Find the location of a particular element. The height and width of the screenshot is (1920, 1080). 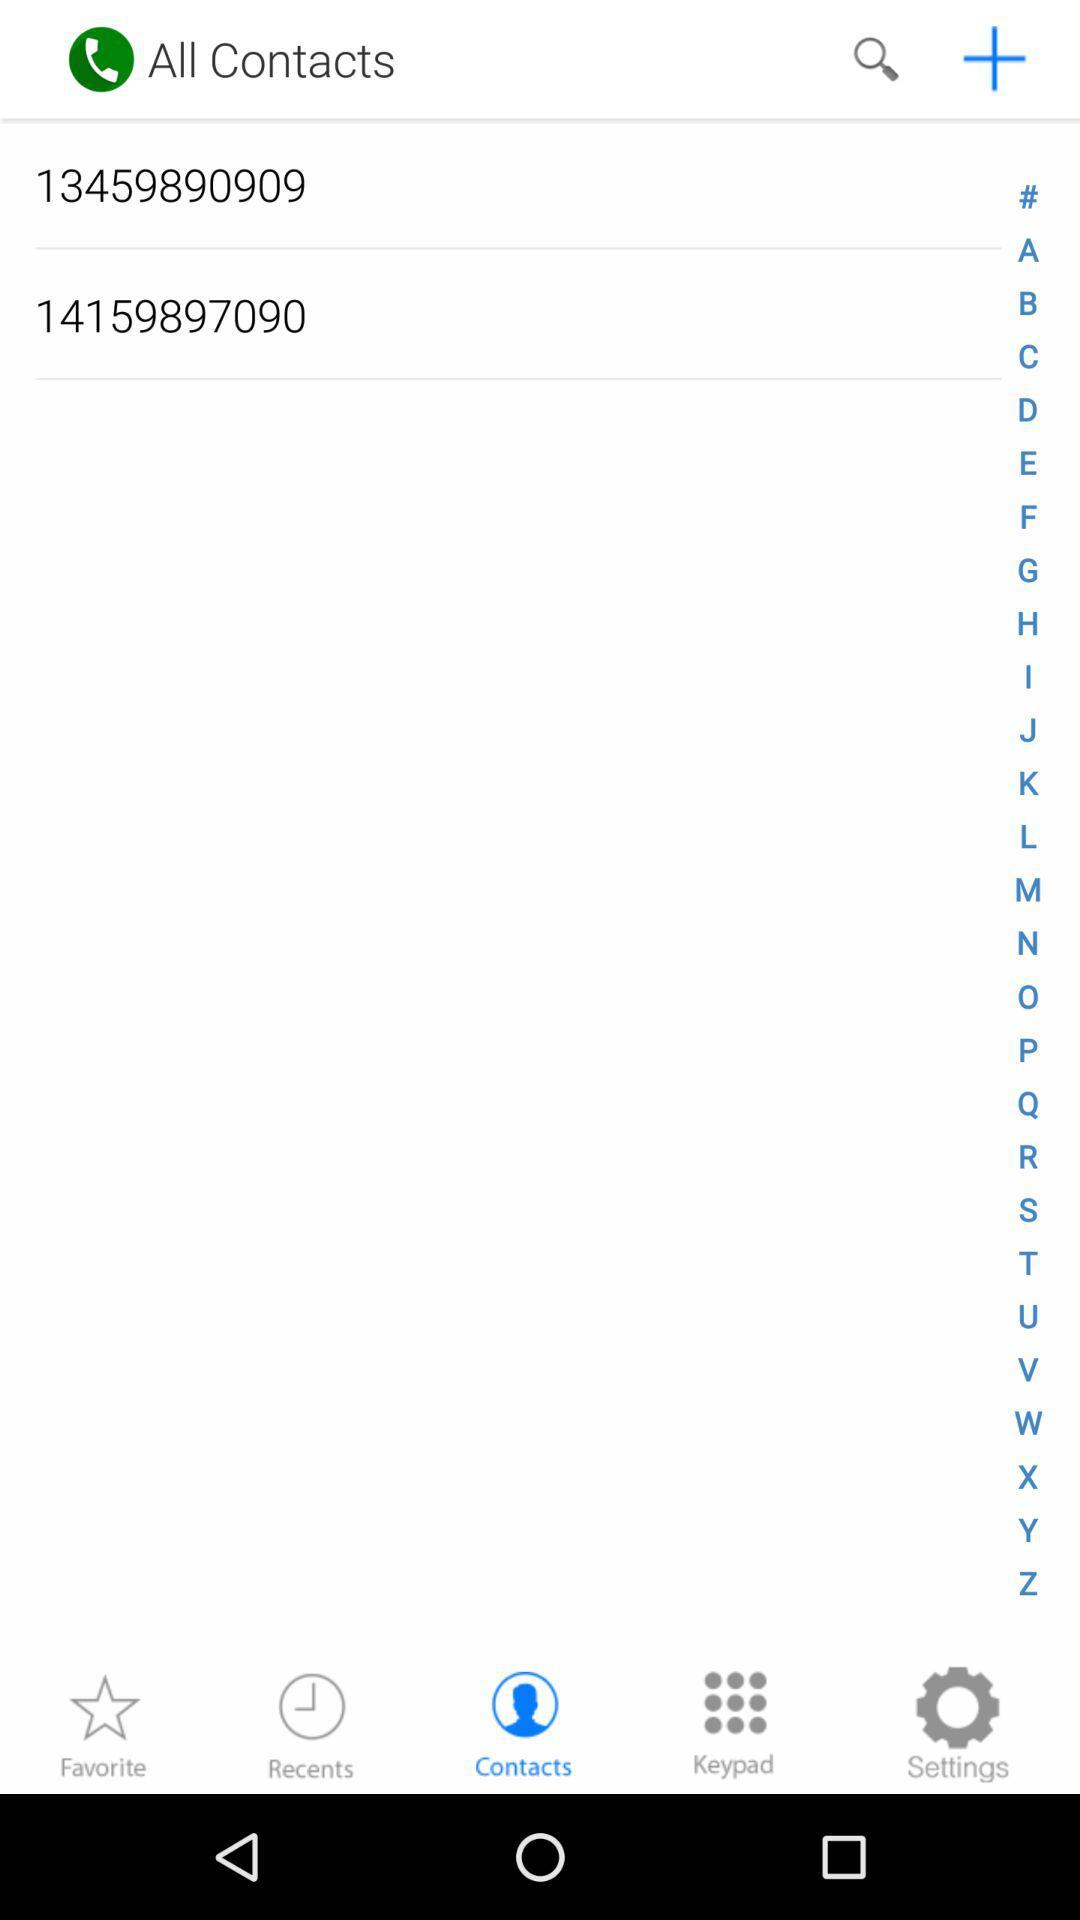

contacts is located at coordinates (523, 1723).